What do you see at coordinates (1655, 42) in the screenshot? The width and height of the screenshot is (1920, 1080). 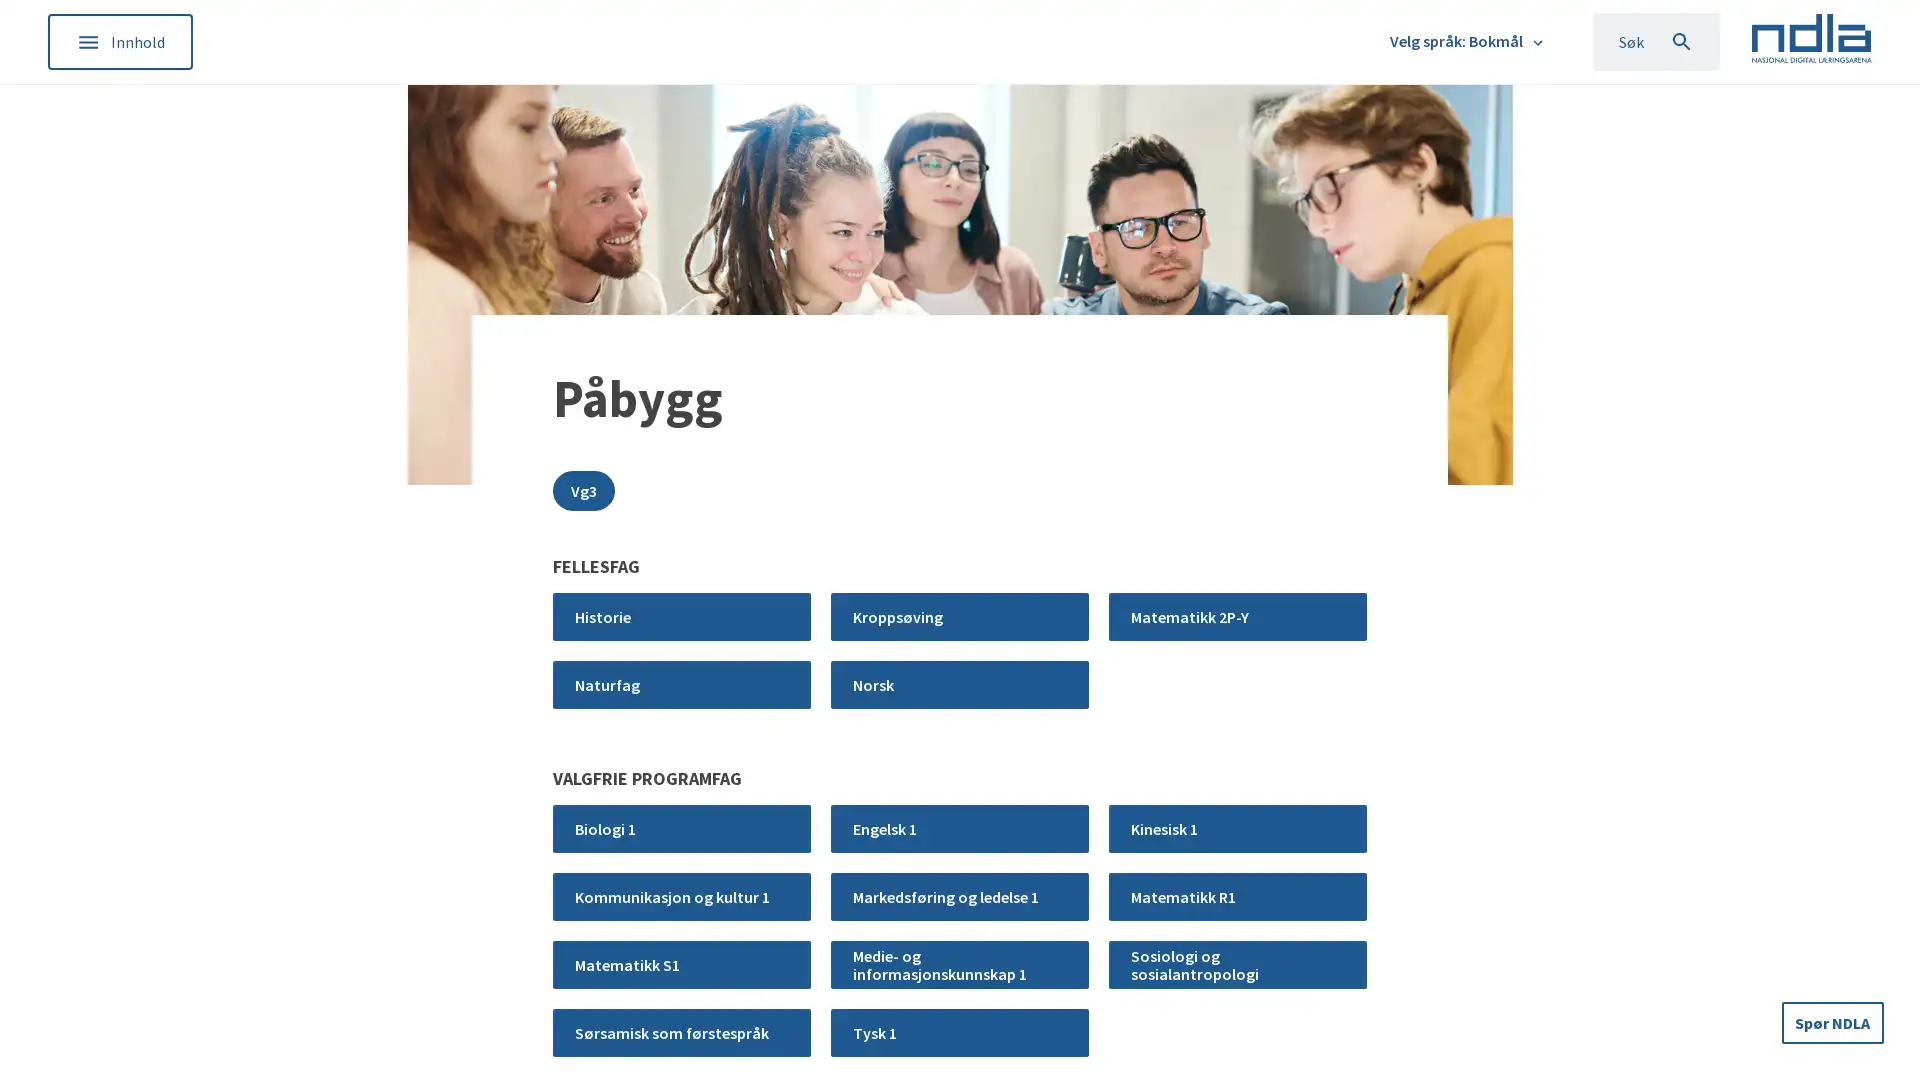 I see `Sk` at bounding box center [1655, 42].